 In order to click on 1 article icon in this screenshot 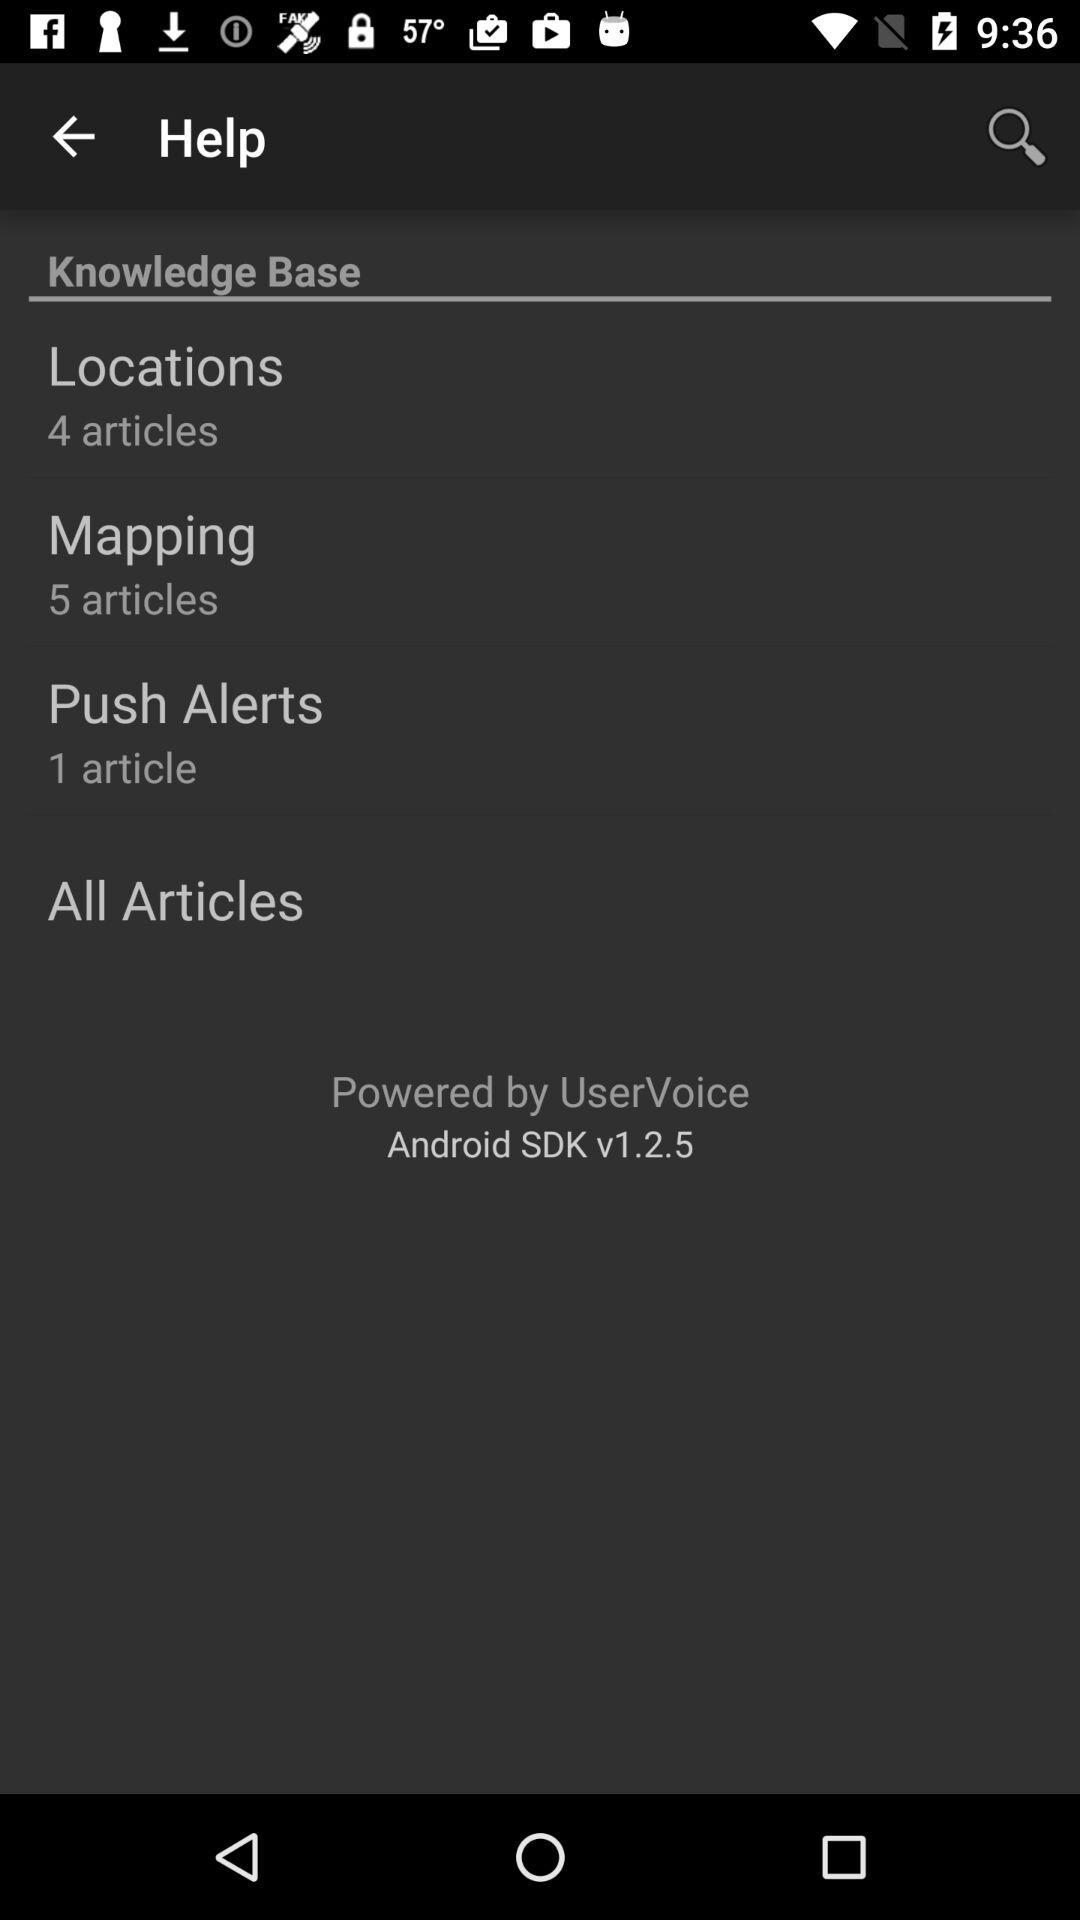, I will do `click(122, 765)`.